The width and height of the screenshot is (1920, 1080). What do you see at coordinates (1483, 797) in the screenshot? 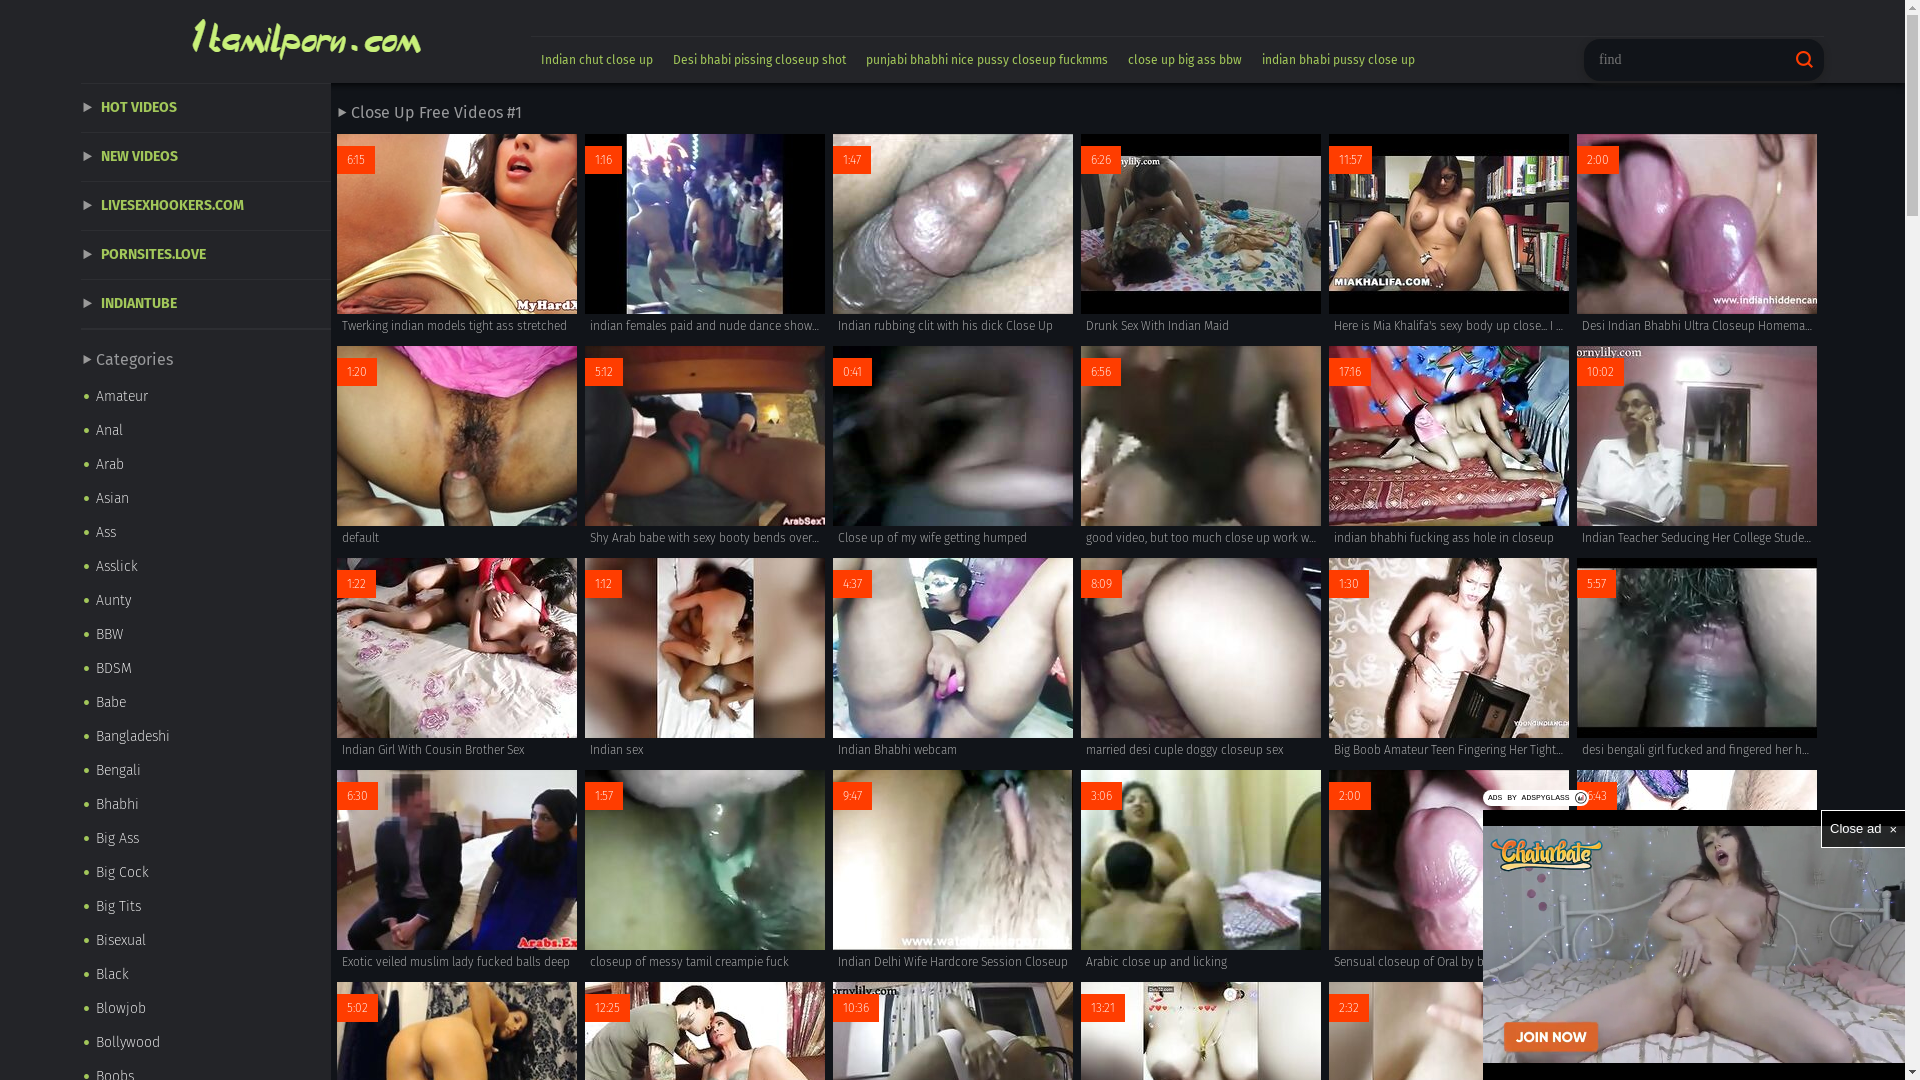
I see `'ADS BY ADSPYGLASS'` at bounding box center [1483, 797].